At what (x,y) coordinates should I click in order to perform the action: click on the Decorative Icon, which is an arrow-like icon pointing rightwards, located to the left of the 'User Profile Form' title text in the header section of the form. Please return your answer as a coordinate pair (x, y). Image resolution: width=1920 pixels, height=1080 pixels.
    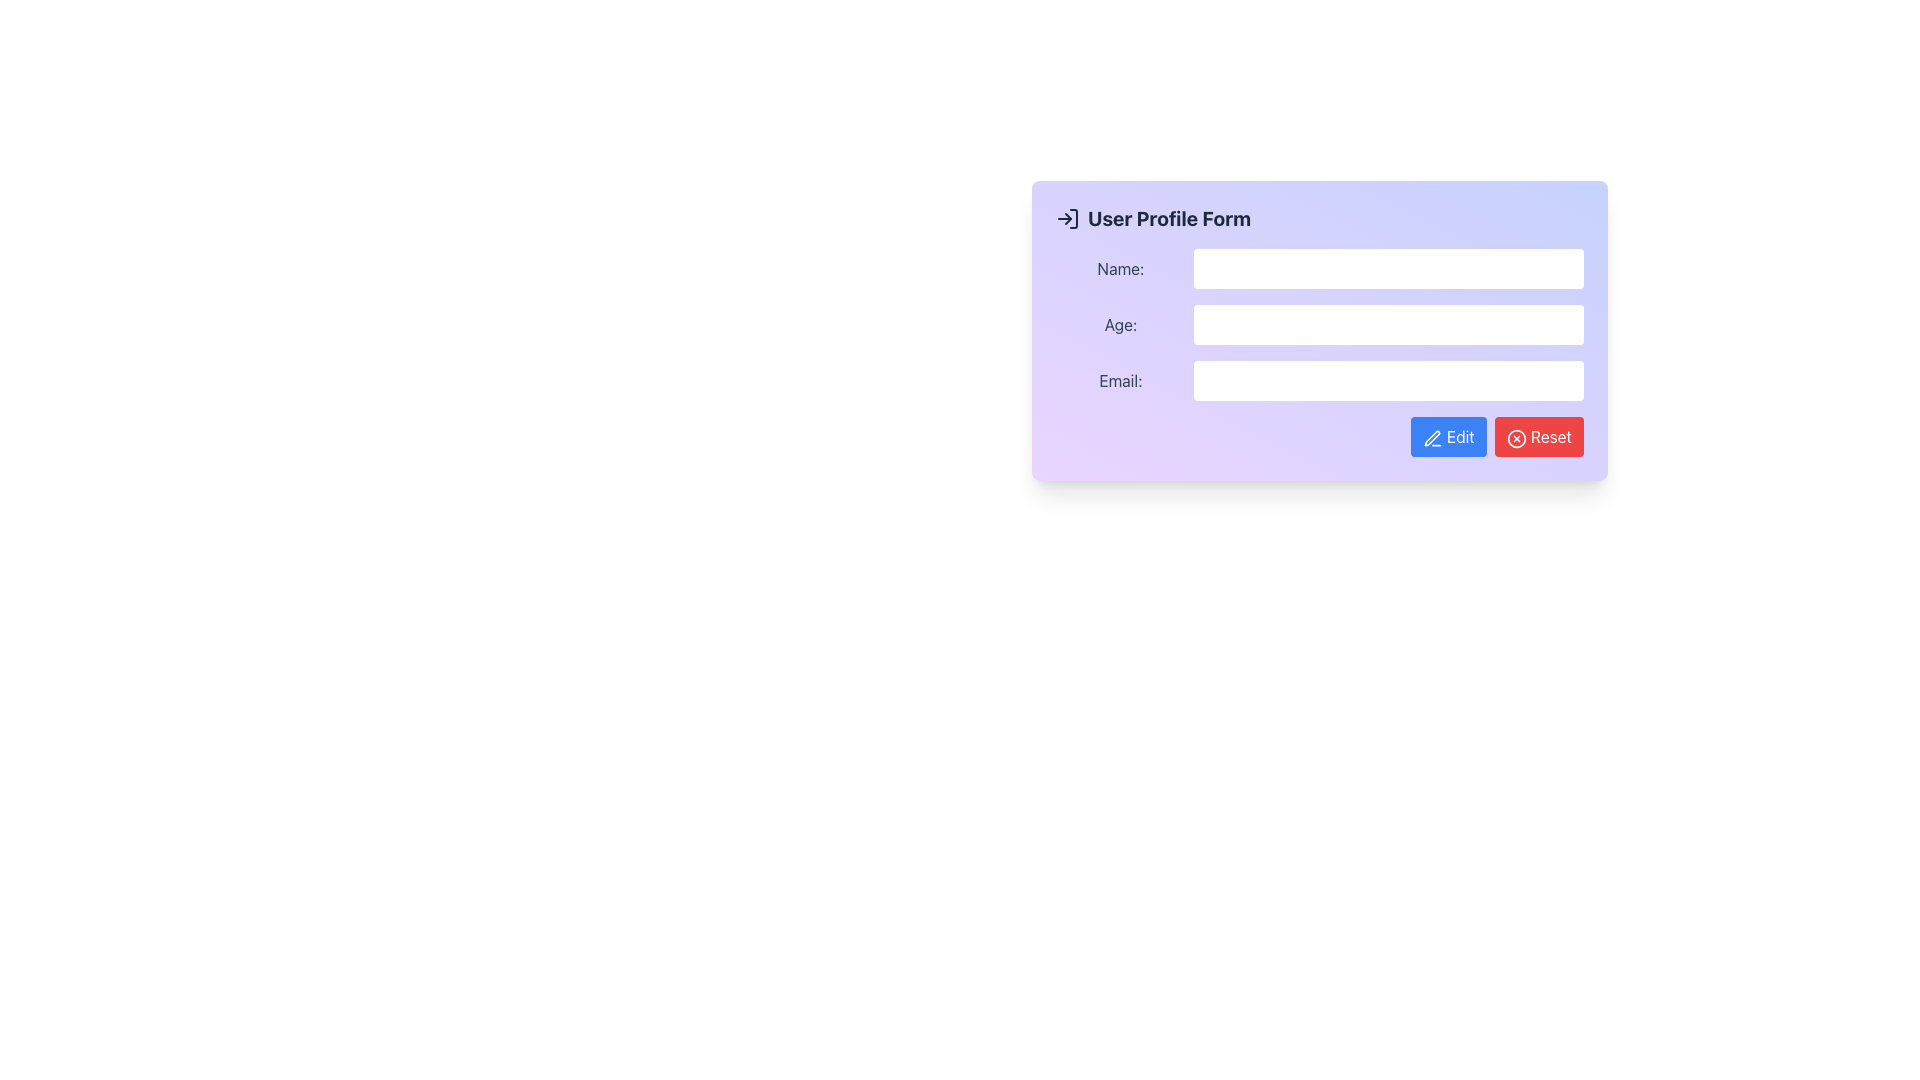
    Looking at the image, I should click on (1067, 219).